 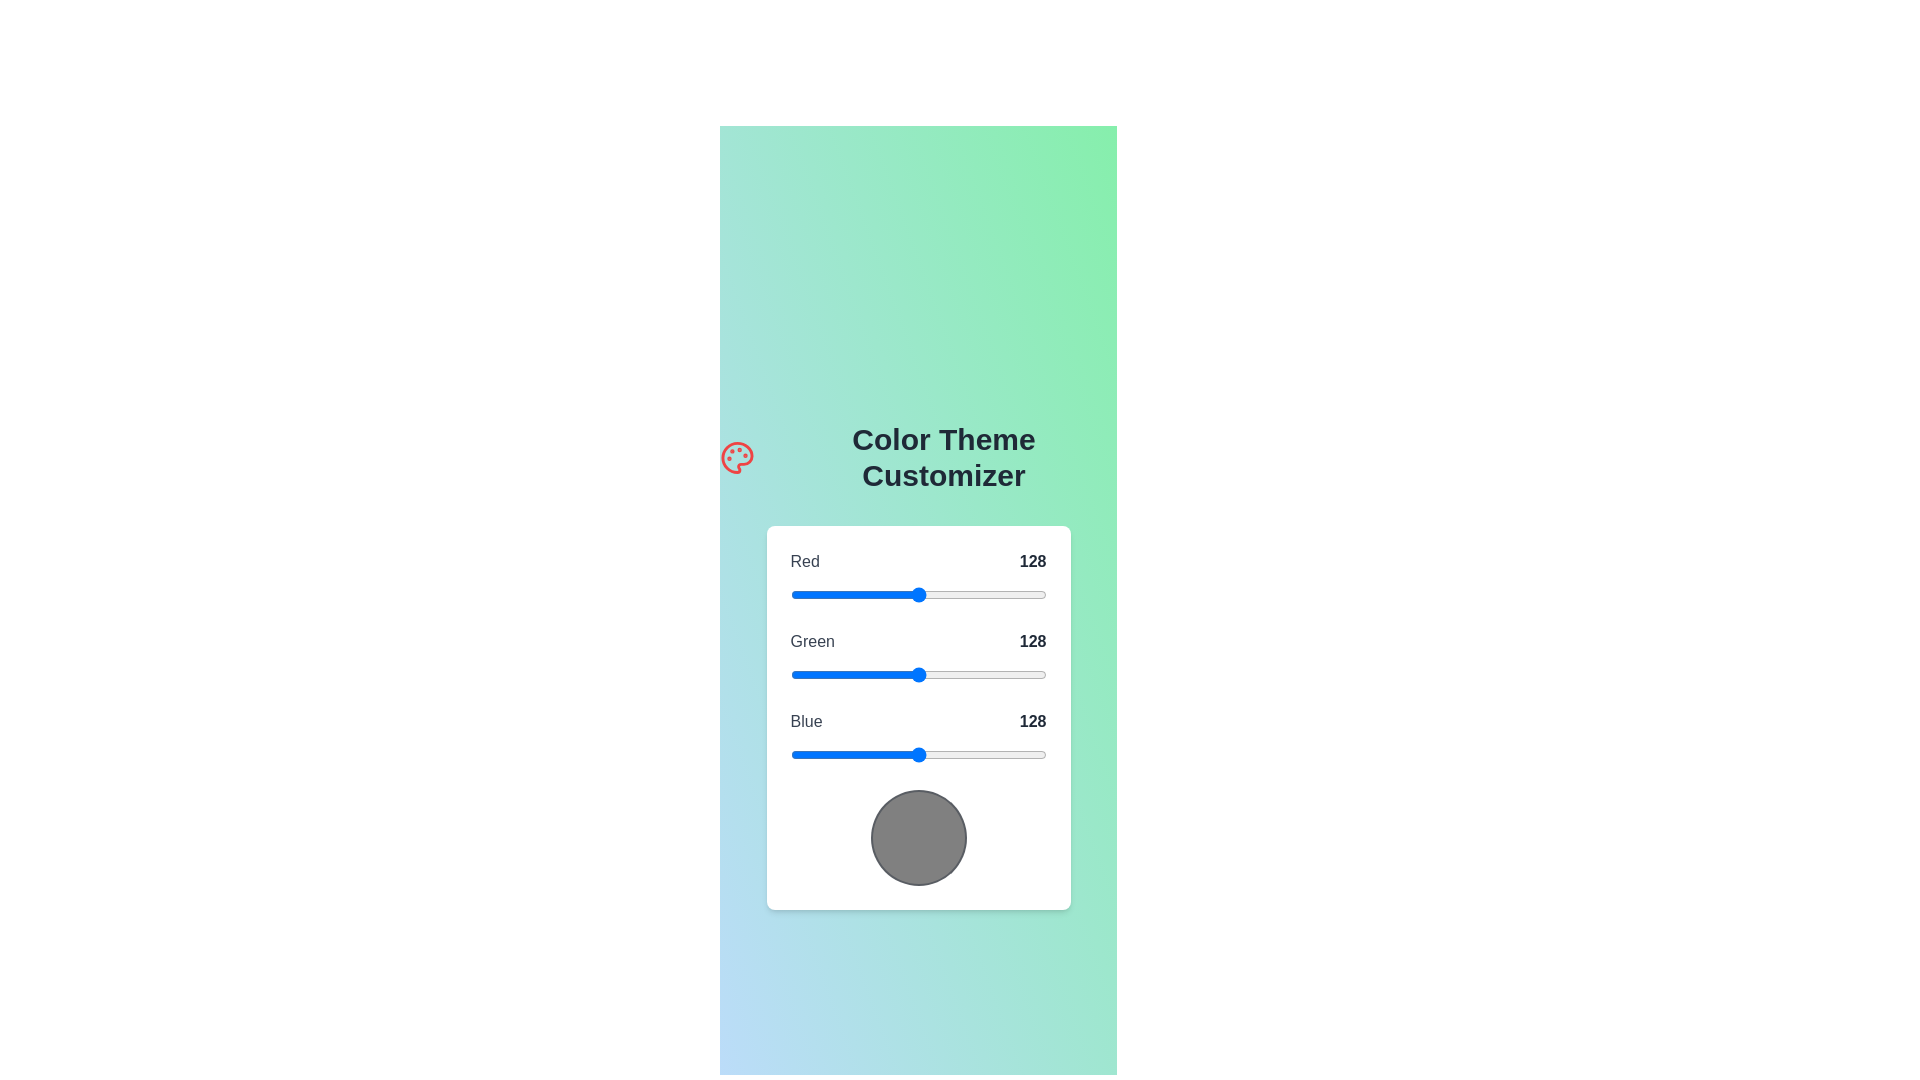 What do you see at coordinates (795, 675) in the screenshot?
I see `the green slider to 6` at bounding box center [795, 675].